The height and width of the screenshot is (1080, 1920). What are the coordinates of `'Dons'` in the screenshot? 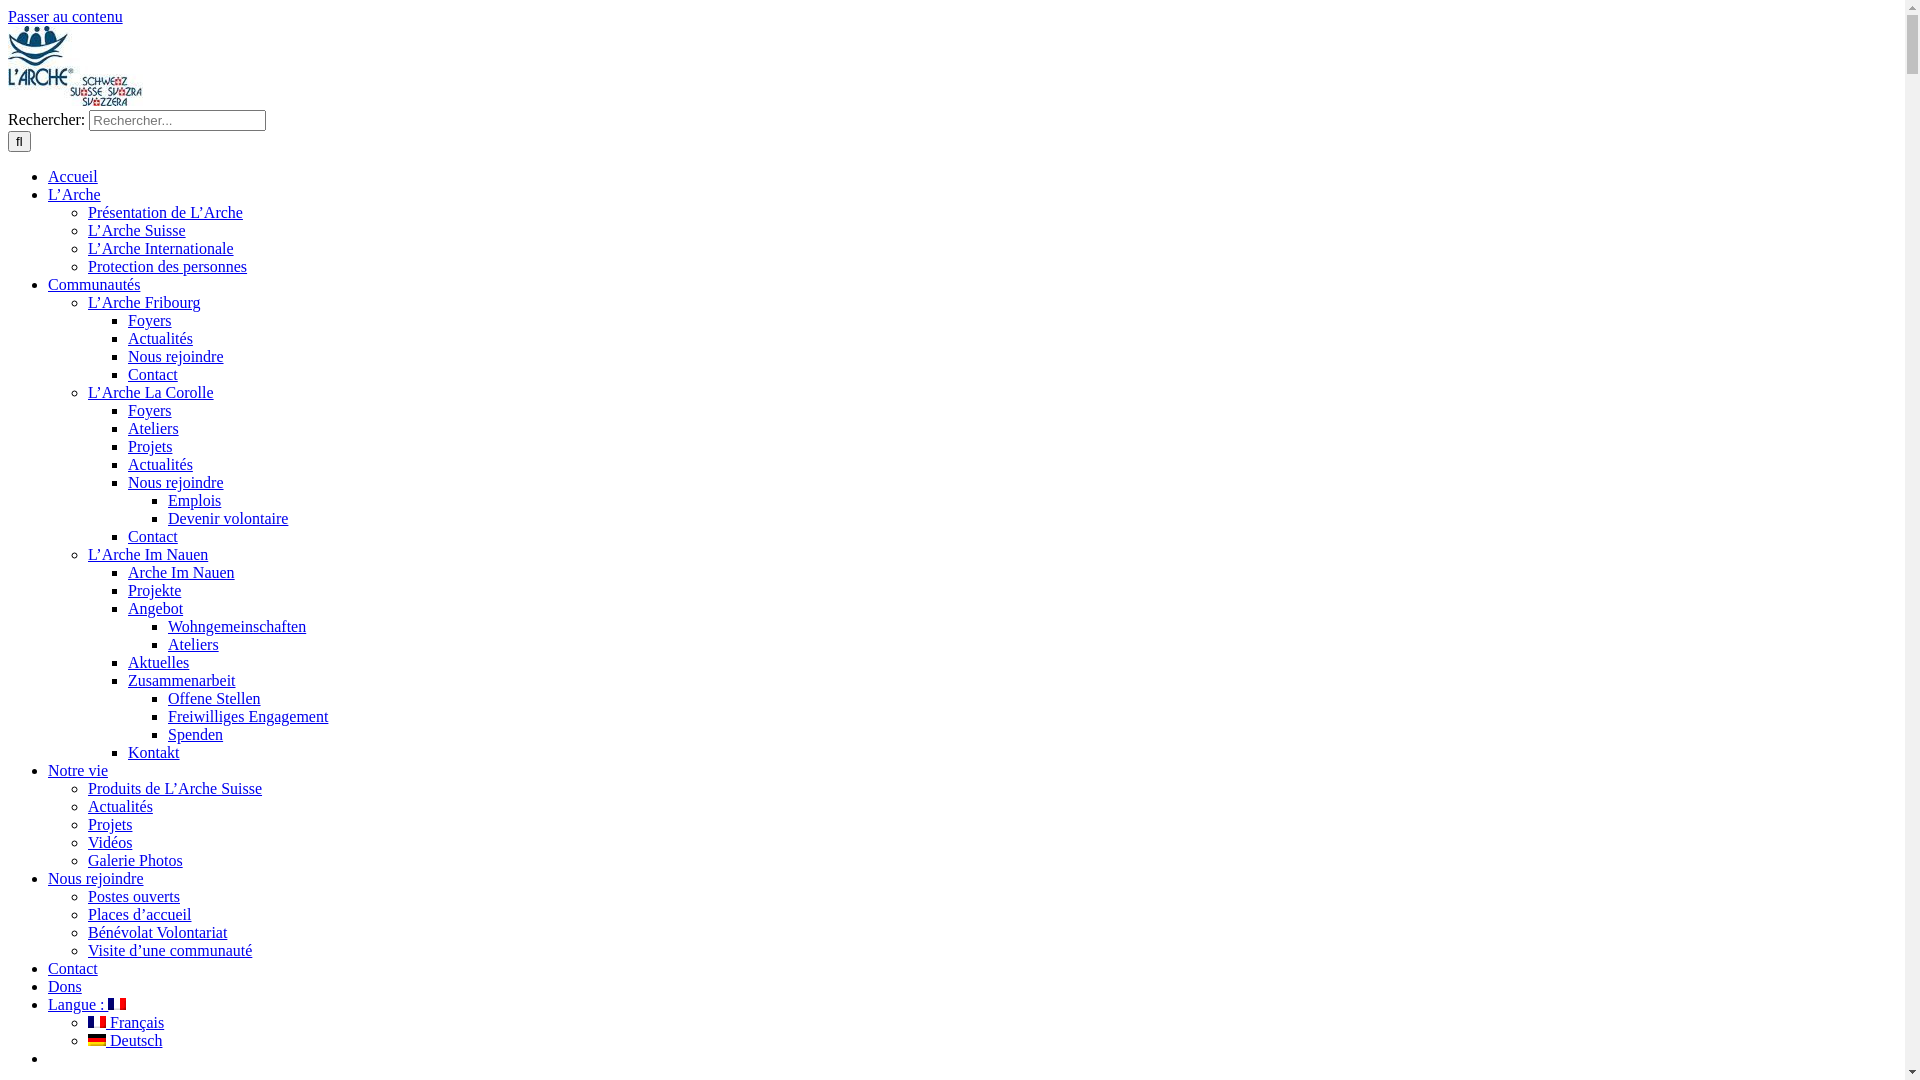 It's located at (65, 985).